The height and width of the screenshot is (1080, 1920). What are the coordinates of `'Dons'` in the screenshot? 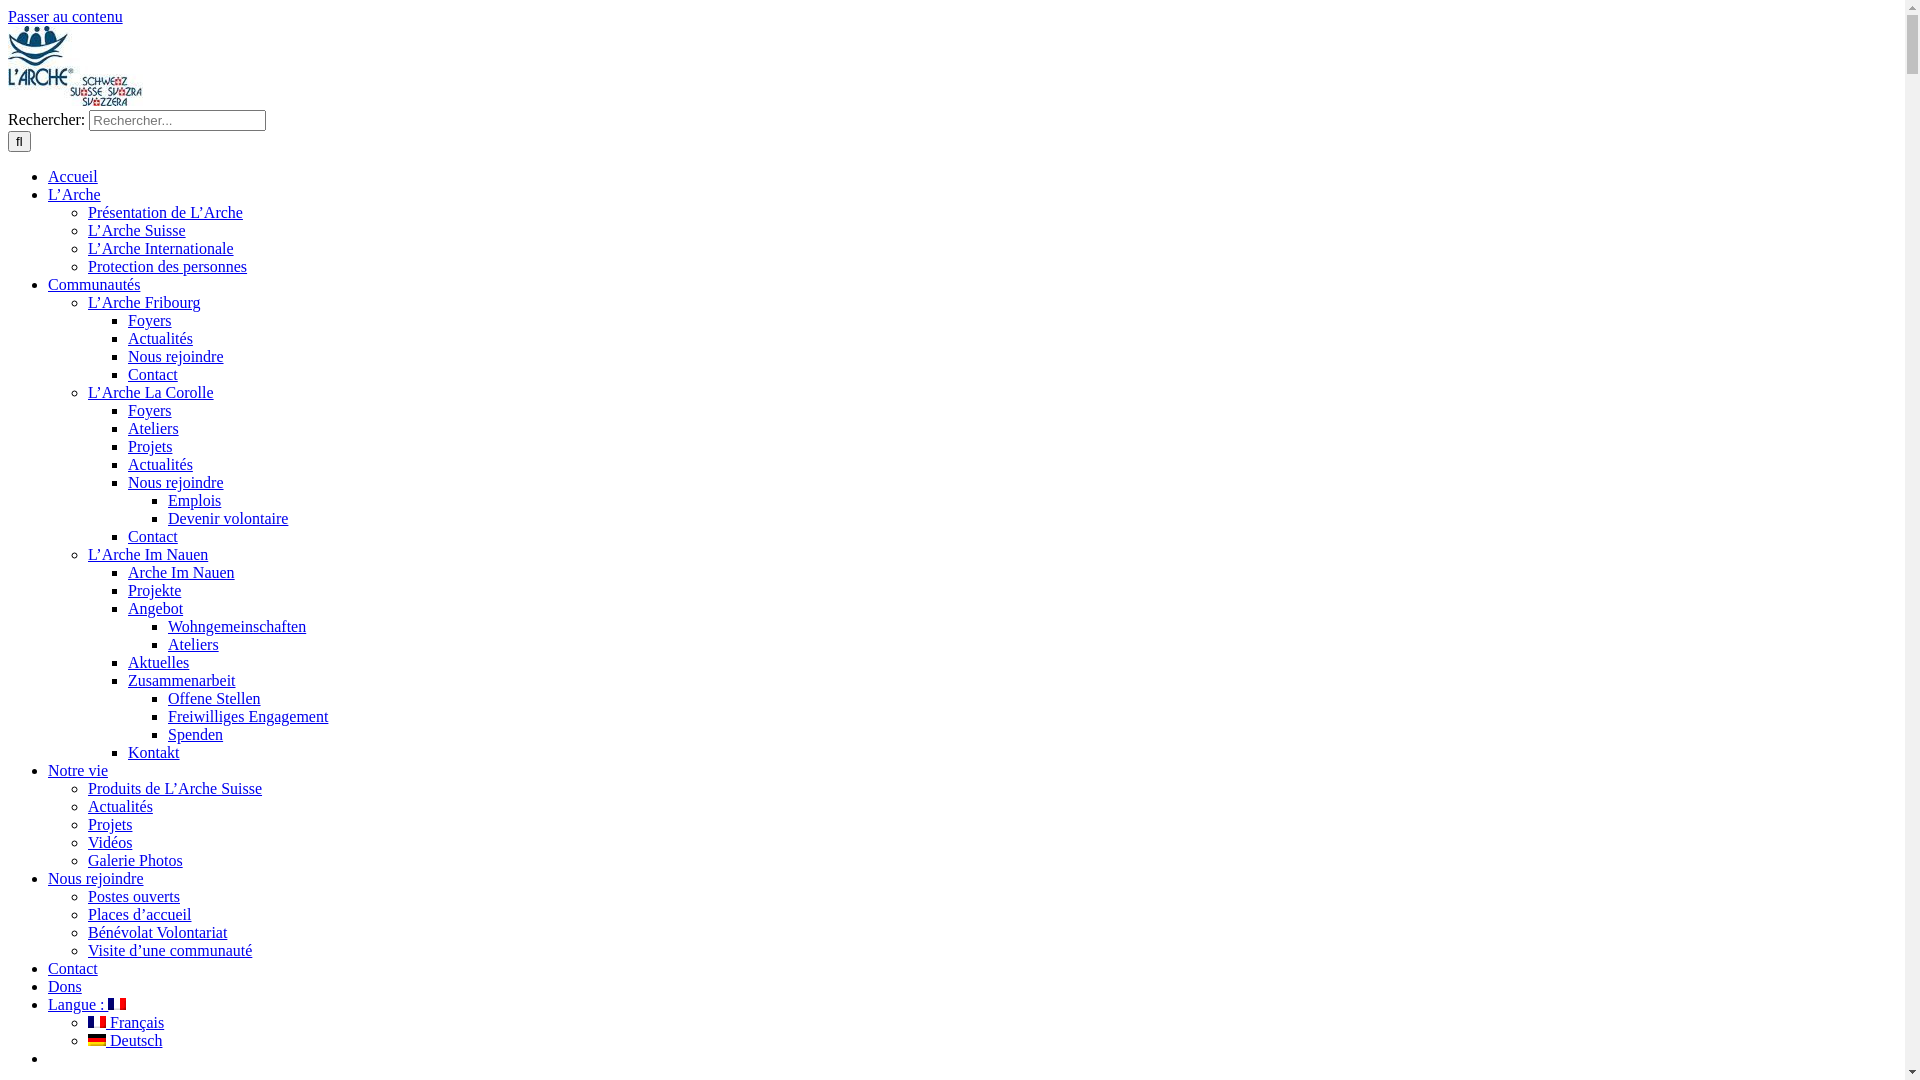 It's located at (65, 985).